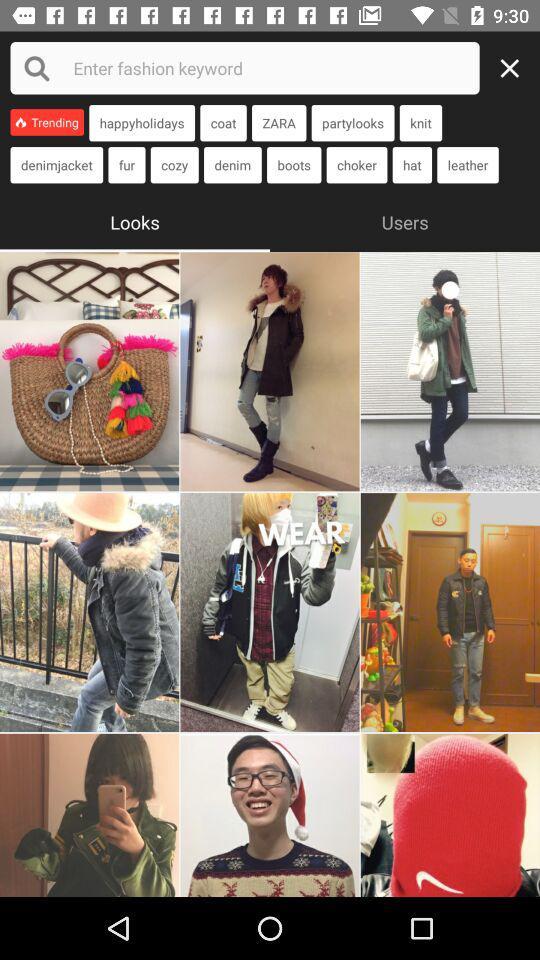 Image resolution: width=540 pixels, height=960 pixels. I want to click on enlarge this photo, so click(270, 611).